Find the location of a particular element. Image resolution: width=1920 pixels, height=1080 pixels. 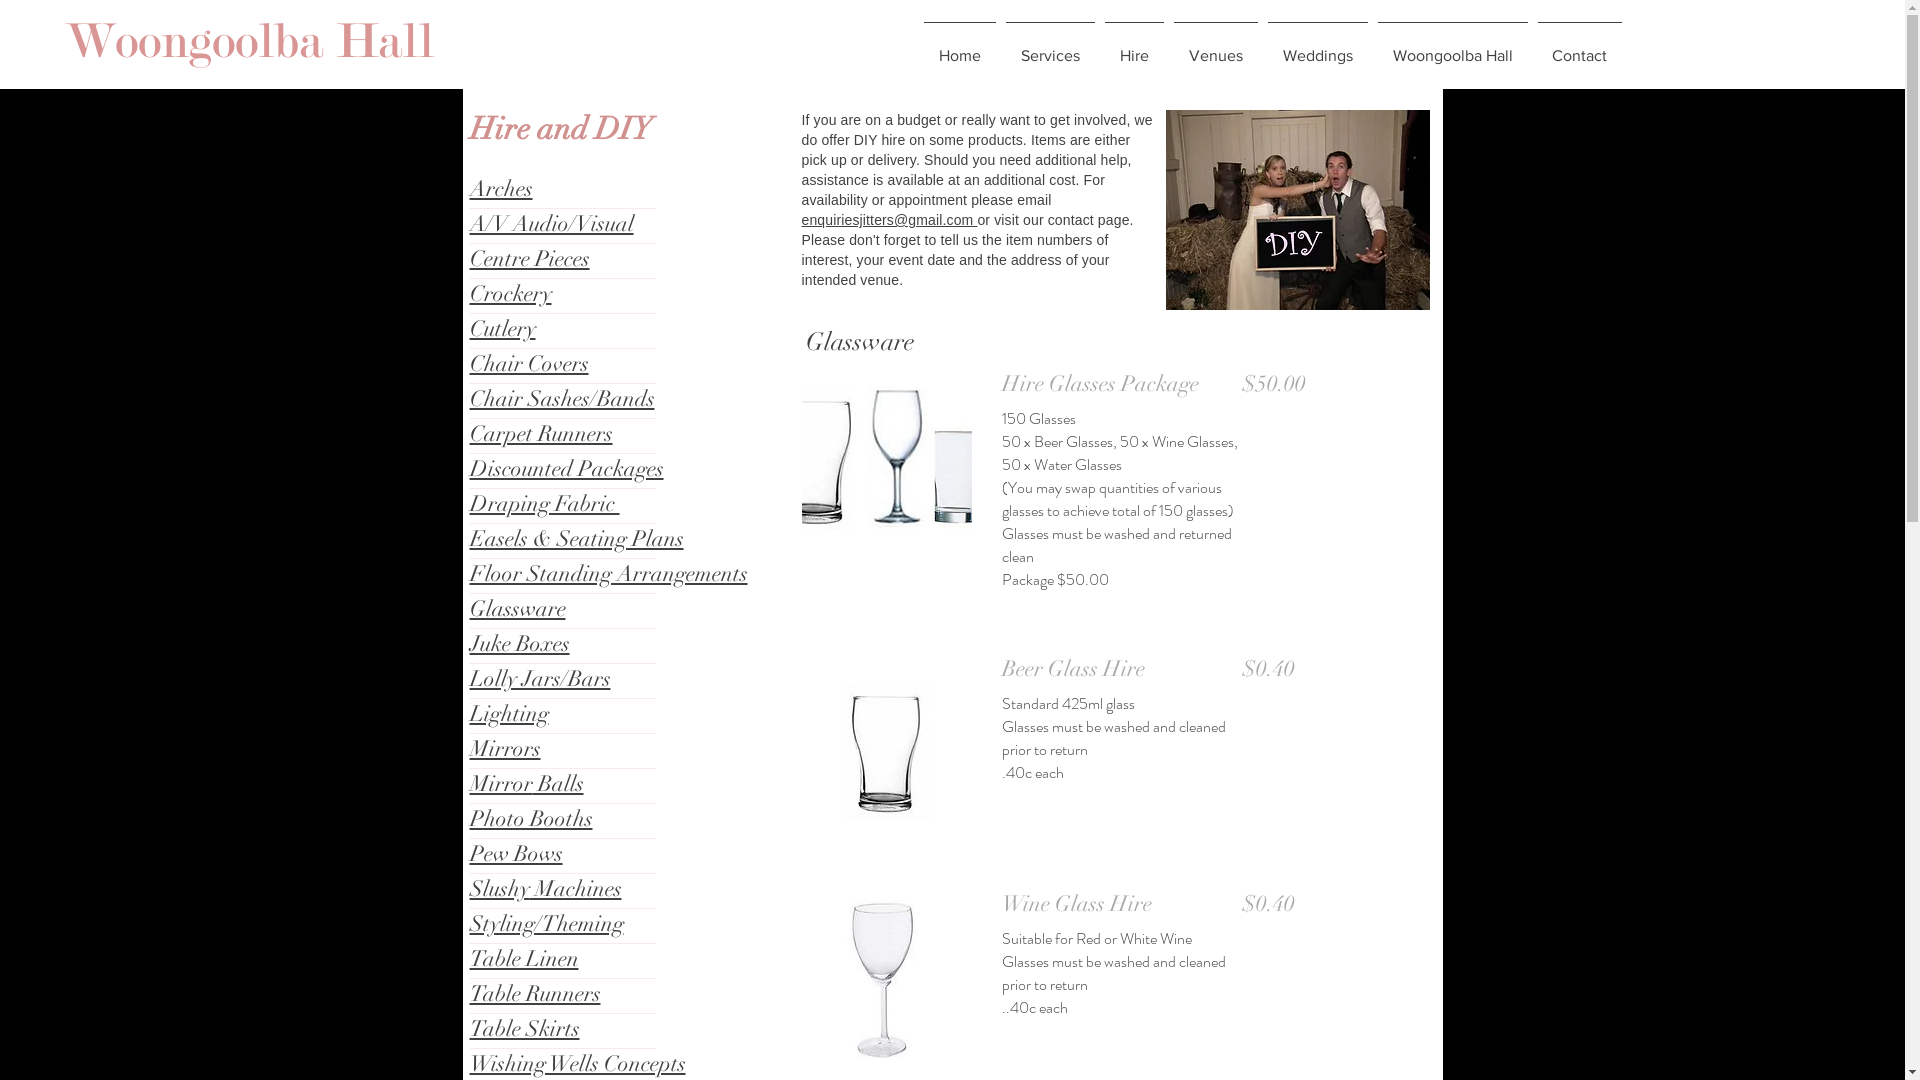

'Arches' is located at coordinates (501, 188).